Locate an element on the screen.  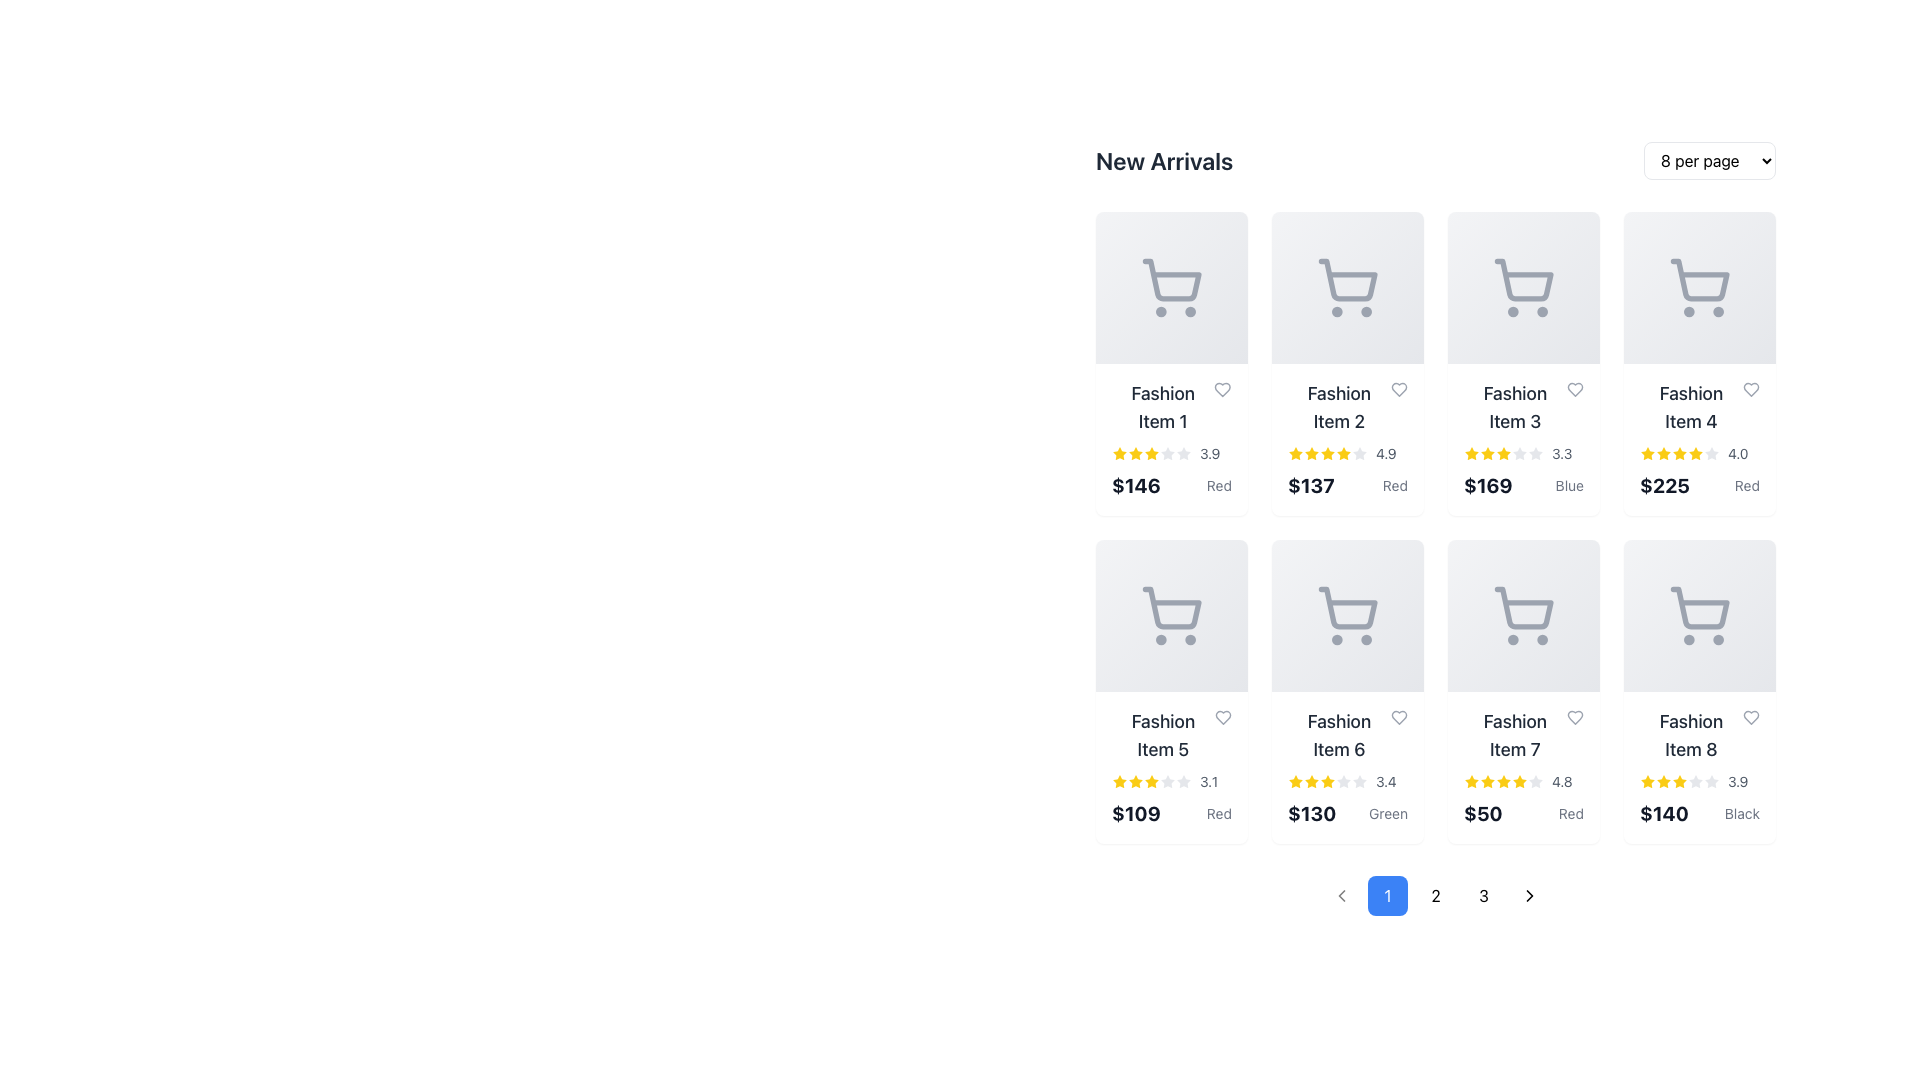
the last rating star icon indicating an unselected portion of the rating for 'Fashion Item 6' is located at coordinates (1359, 781).